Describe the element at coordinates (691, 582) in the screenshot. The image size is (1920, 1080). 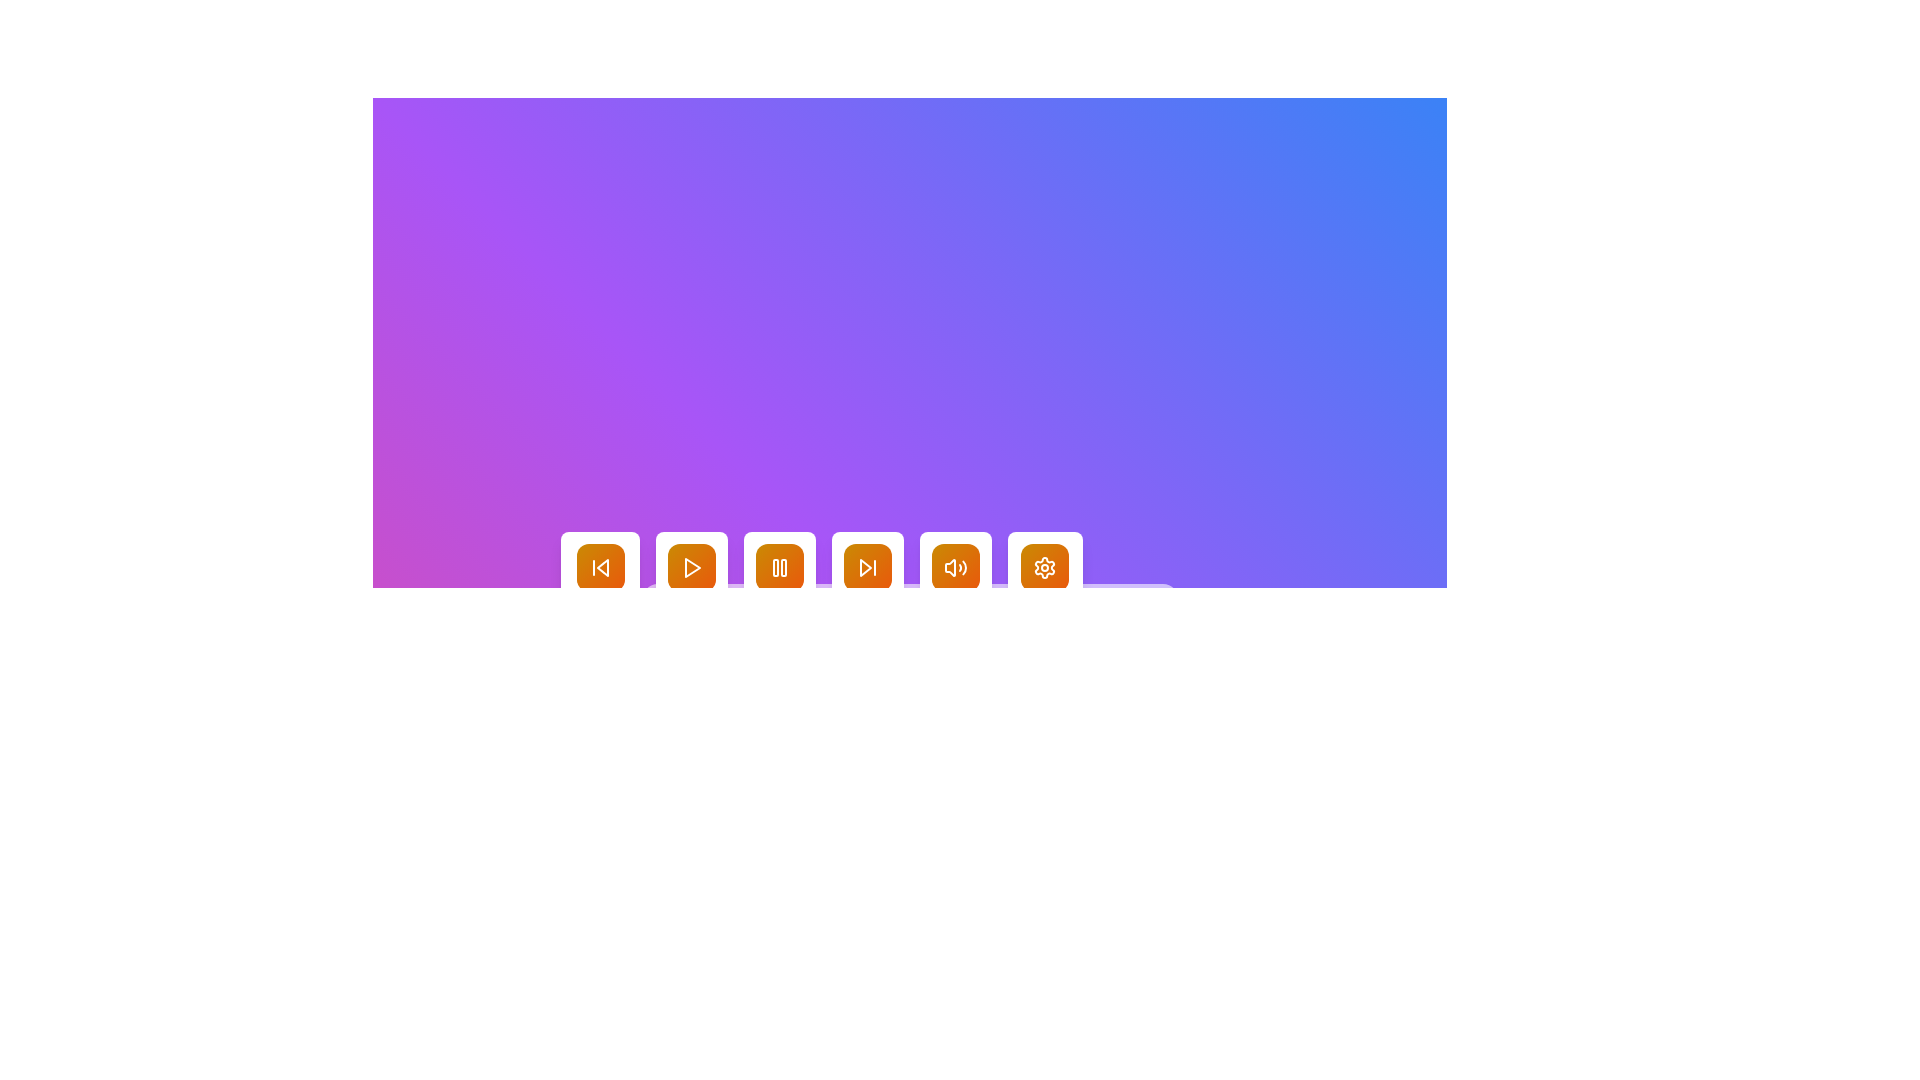
I see `the play control button, which is the second button from the left` at that location.